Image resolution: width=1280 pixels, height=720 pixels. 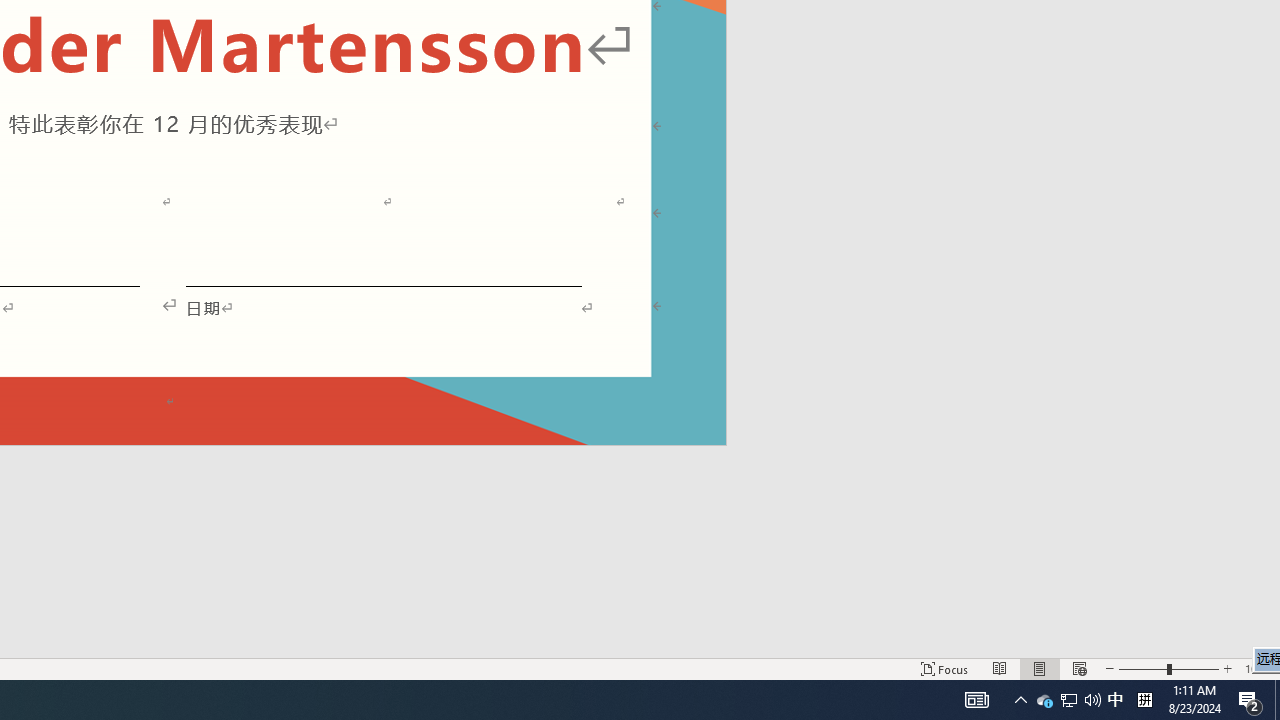 What do you see at coordinates (1040, 669) in the screenshot?
I see `'Print Layout'` at bounding box center [1040, 669].